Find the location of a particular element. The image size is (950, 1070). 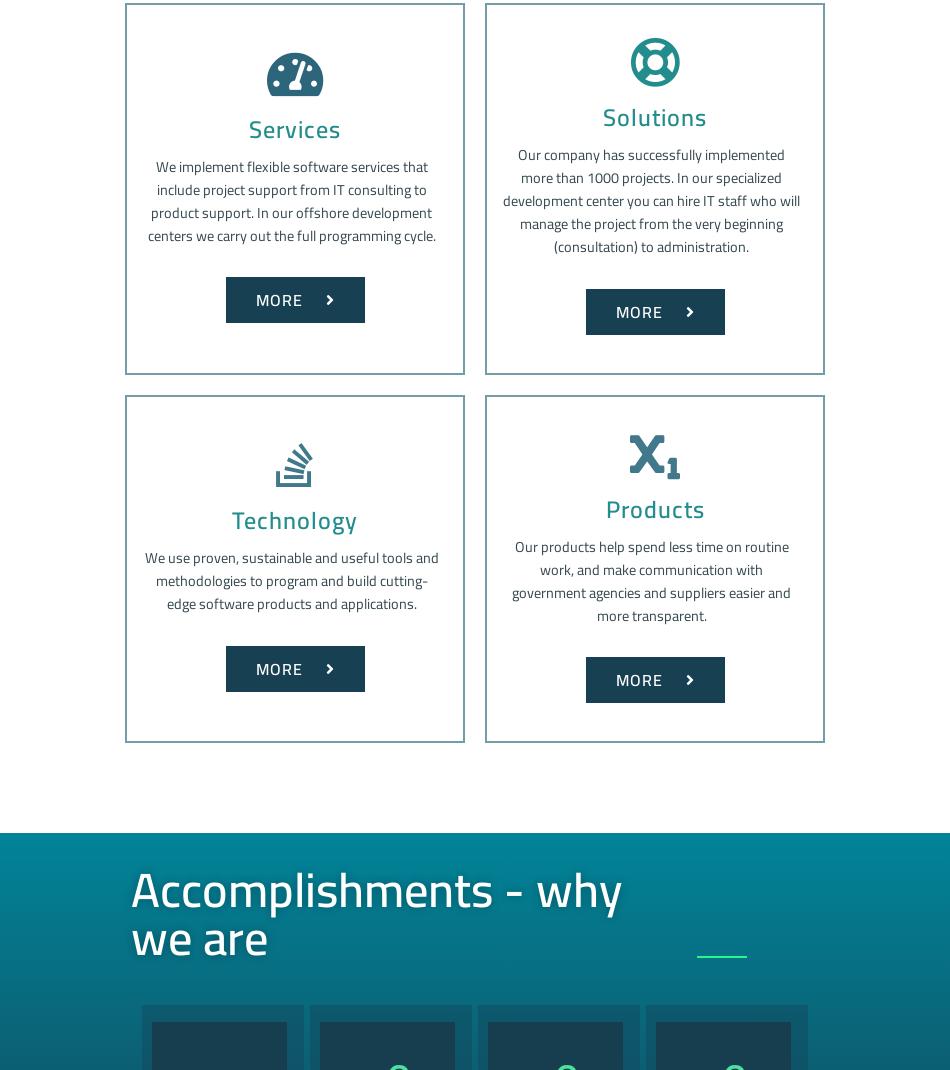

'Our products help spend less time on routine work, and make communication with government agencies and suppliers easier and more transparent.' is located at coordinates (651, 579).